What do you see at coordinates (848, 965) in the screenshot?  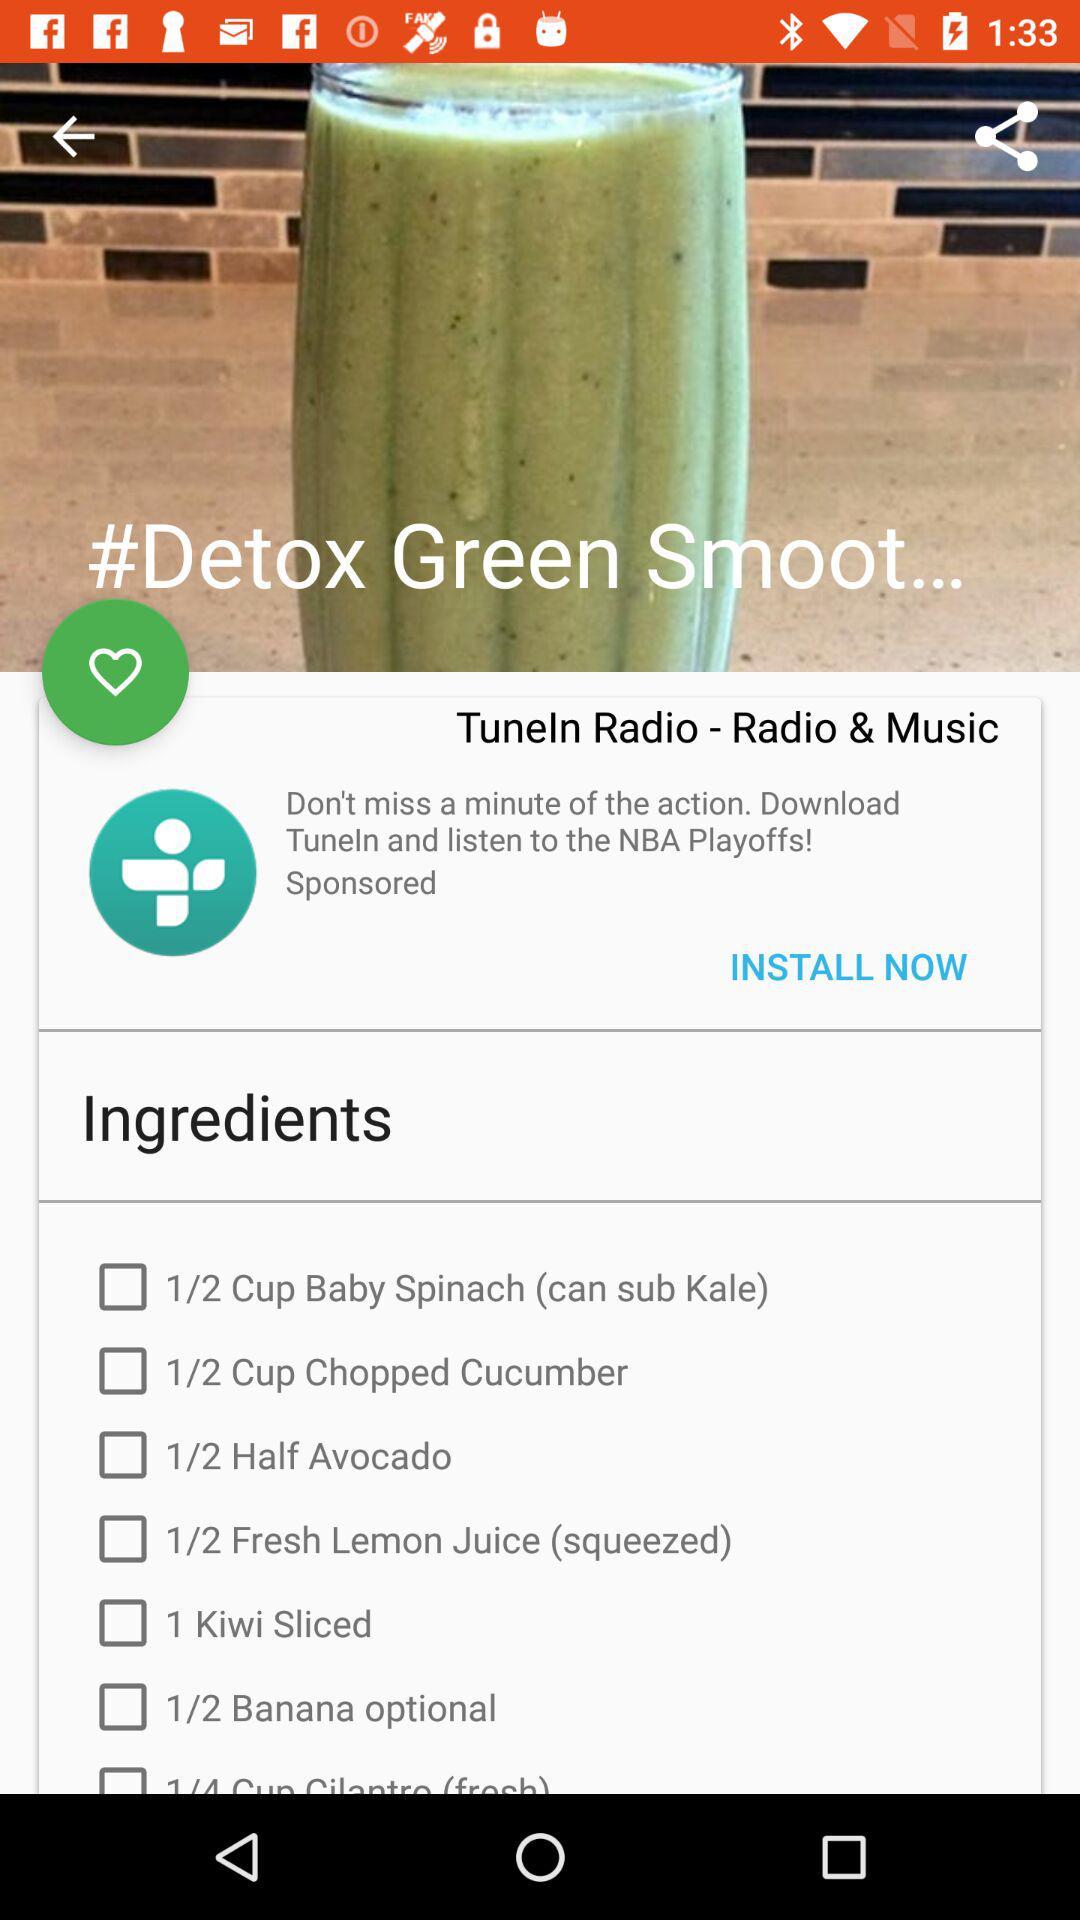 I see `item below the don t miss` at bounding box center [848, 965].